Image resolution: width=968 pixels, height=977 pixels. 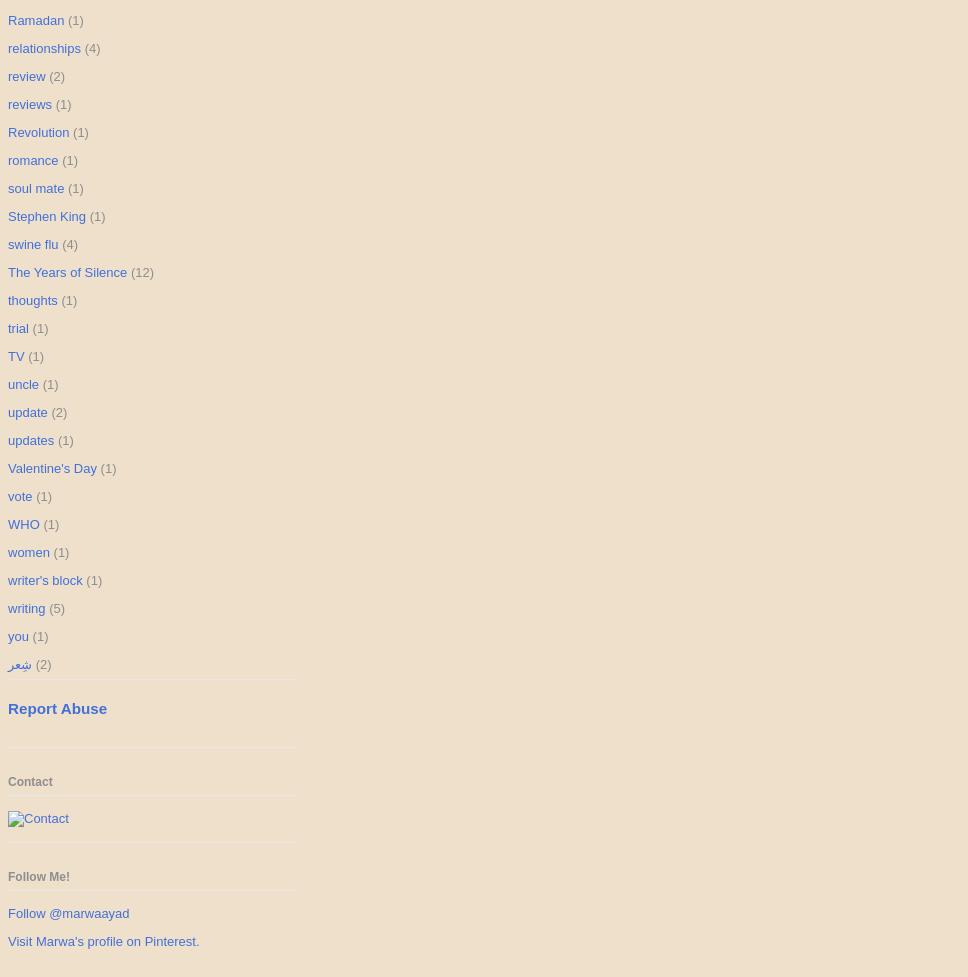 I want to click on 'Stephen King', so click(x=46, y=215).